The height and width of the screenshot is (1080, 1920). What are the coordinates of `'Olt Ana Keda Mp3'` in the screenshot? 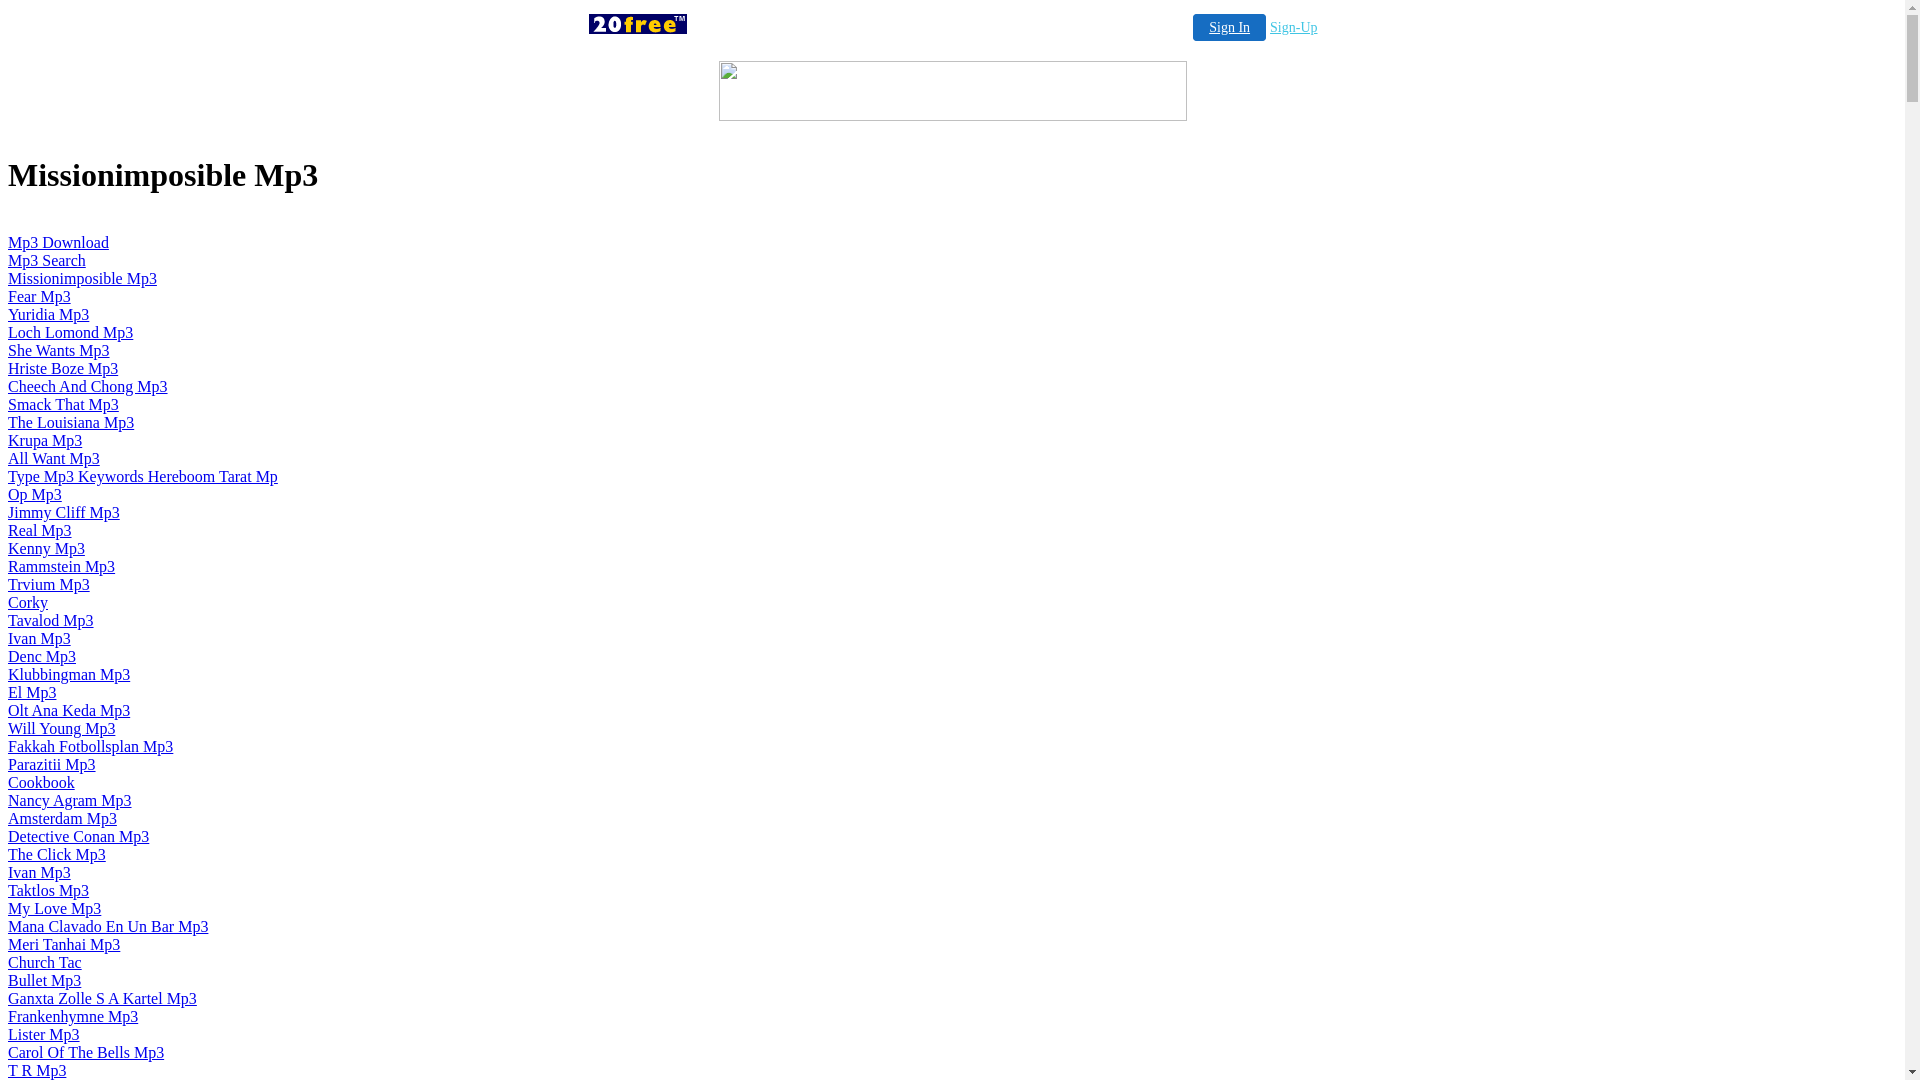 It's located at (68, 709).